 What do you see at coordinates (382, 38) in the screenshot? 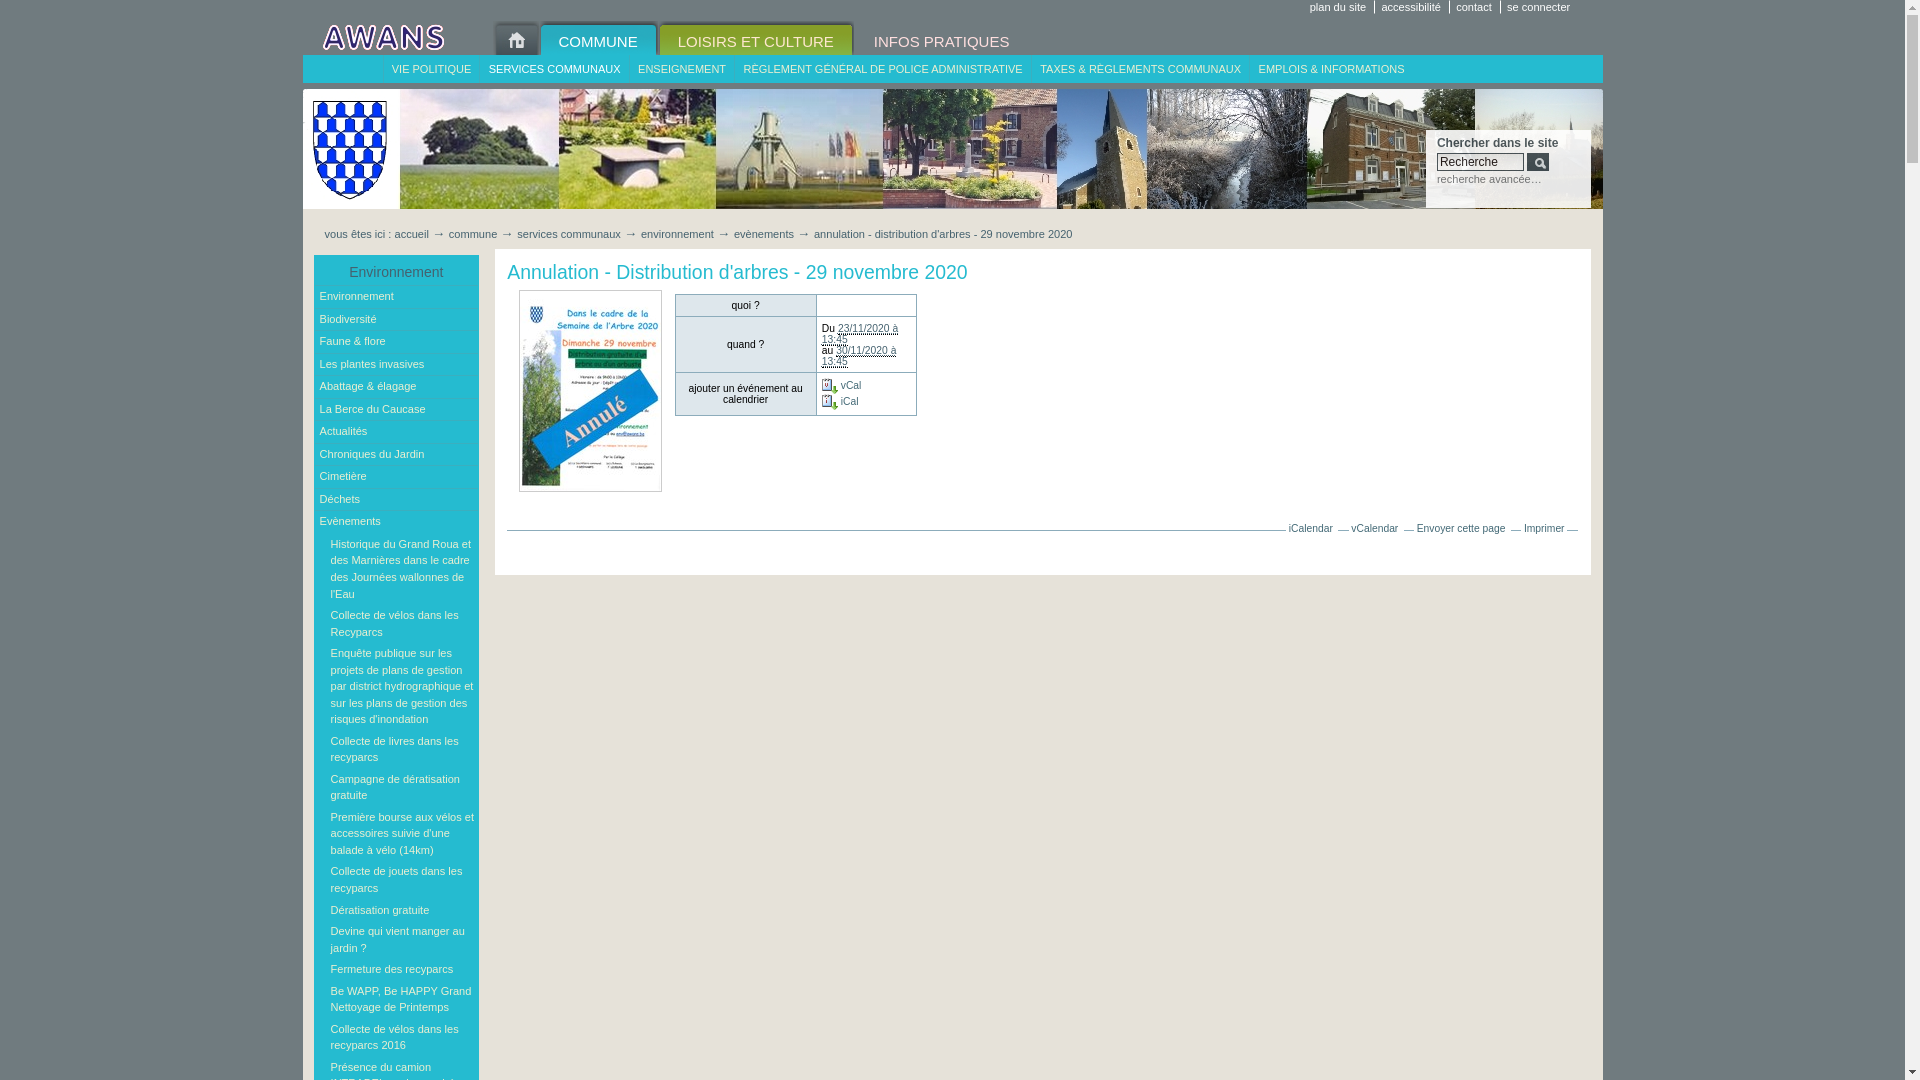
I see `'Logo Awans'` at bounding box center [382, 38].